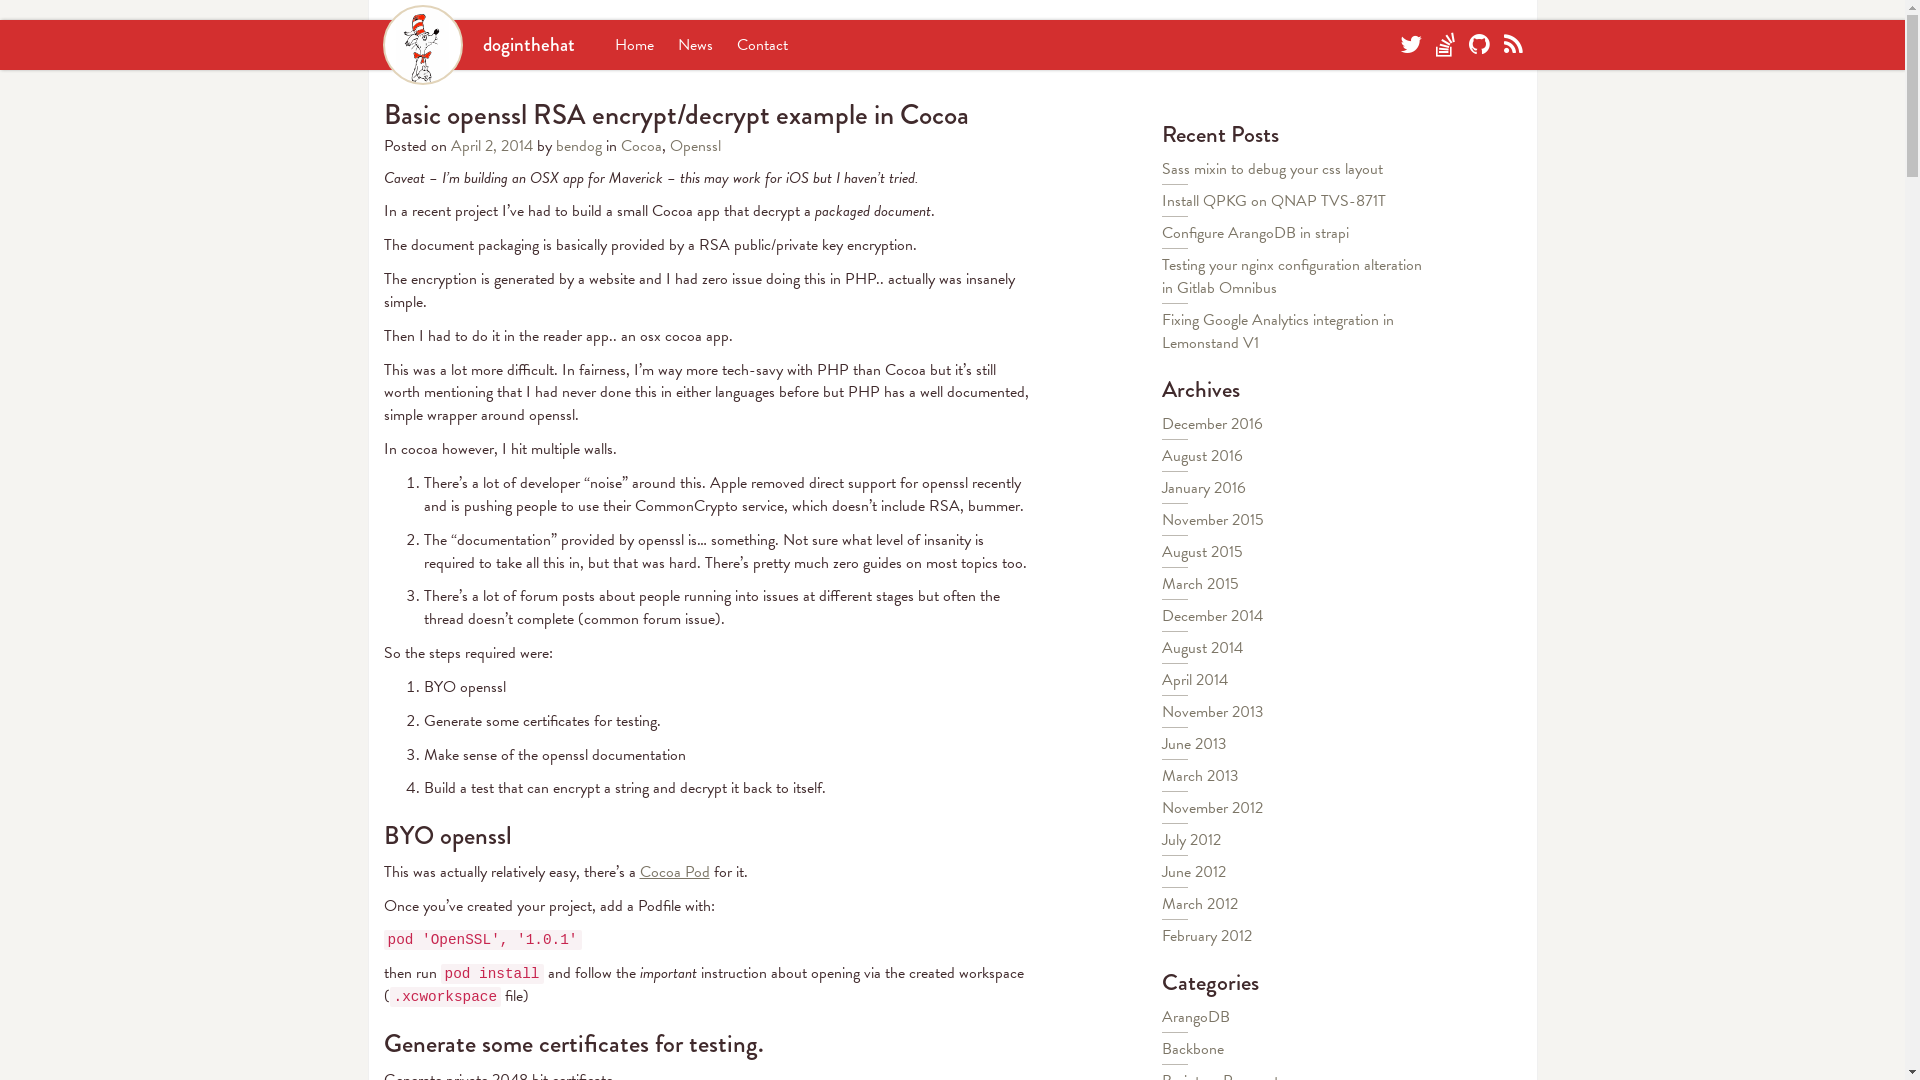  Describe the element at coordinates (1200, 774) in the screenshot. I see `'March 2013'` at that location.